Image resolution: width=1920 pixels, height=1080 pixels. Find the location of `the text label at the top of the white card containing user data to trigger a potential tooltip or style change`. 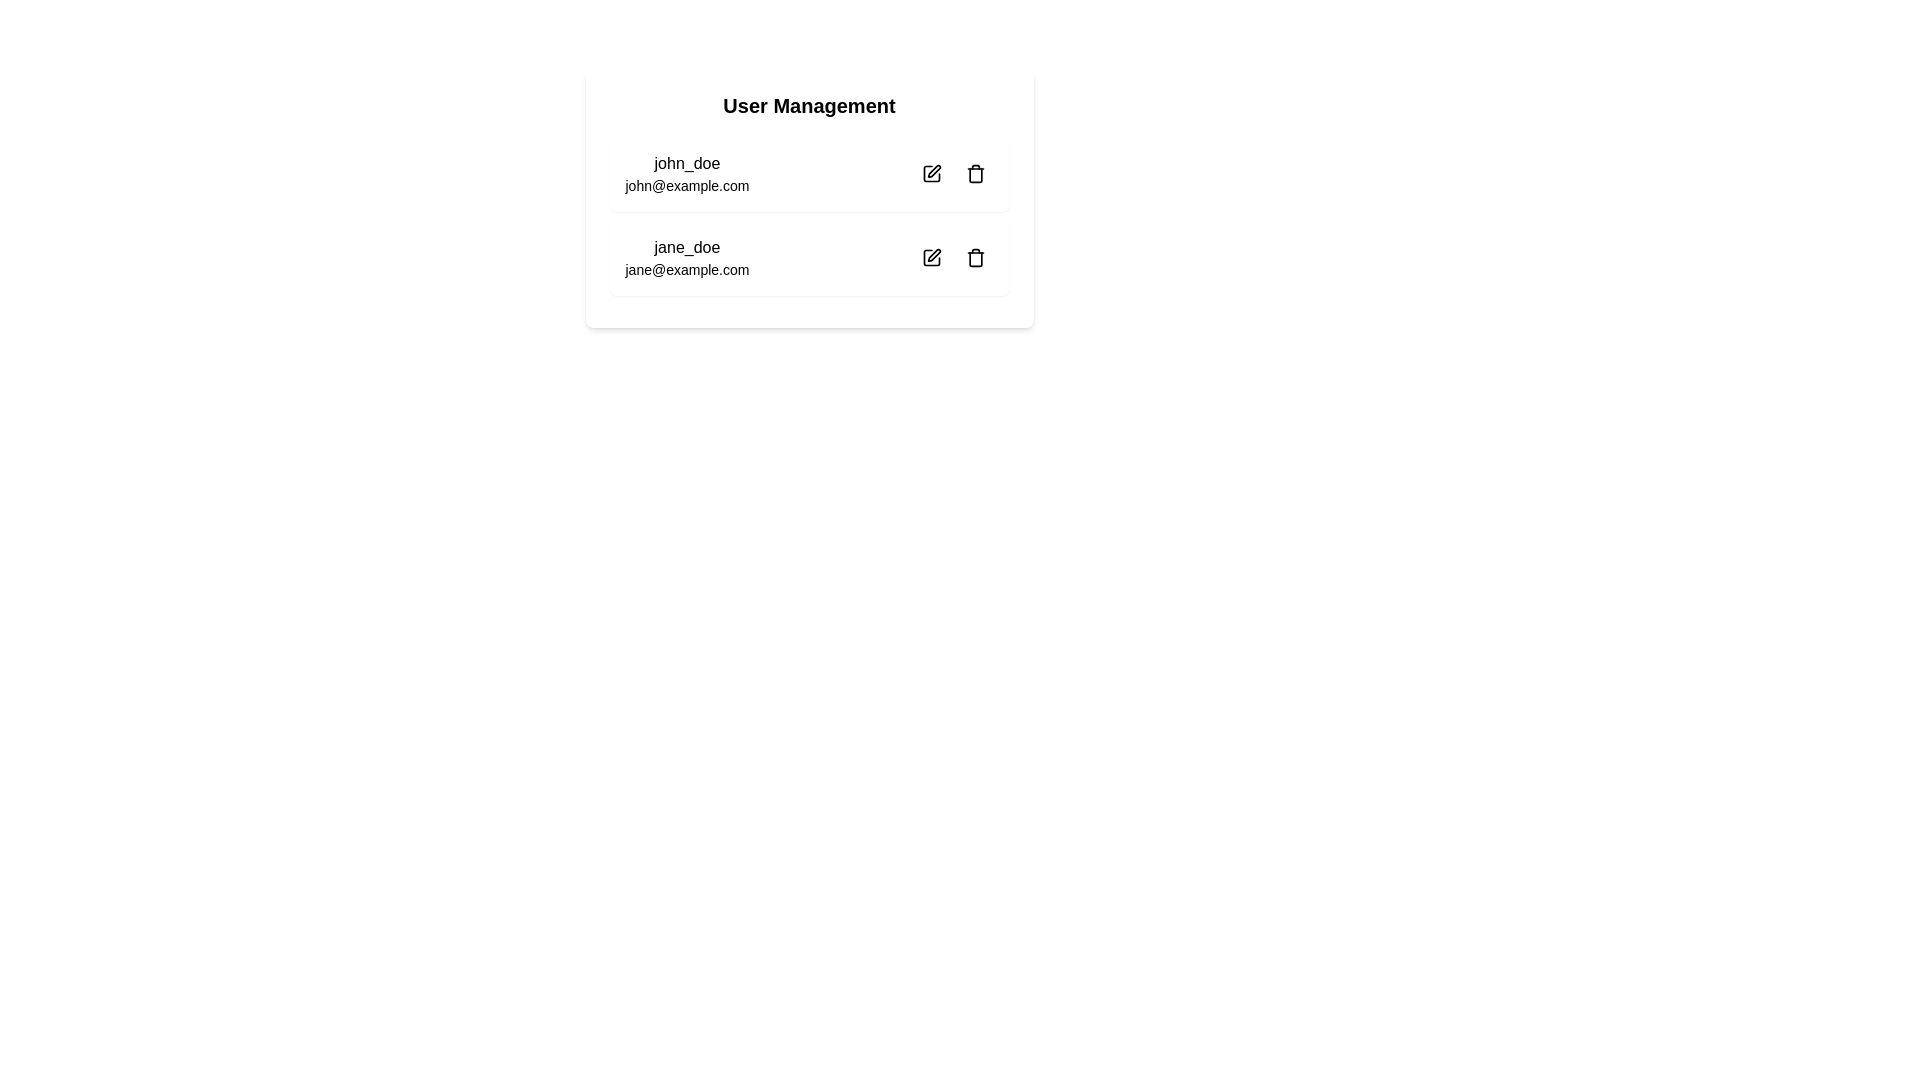

the text label at the top of the white card containing user data to trigger a potential tooltip or style change is located at coordinates (809, 105).